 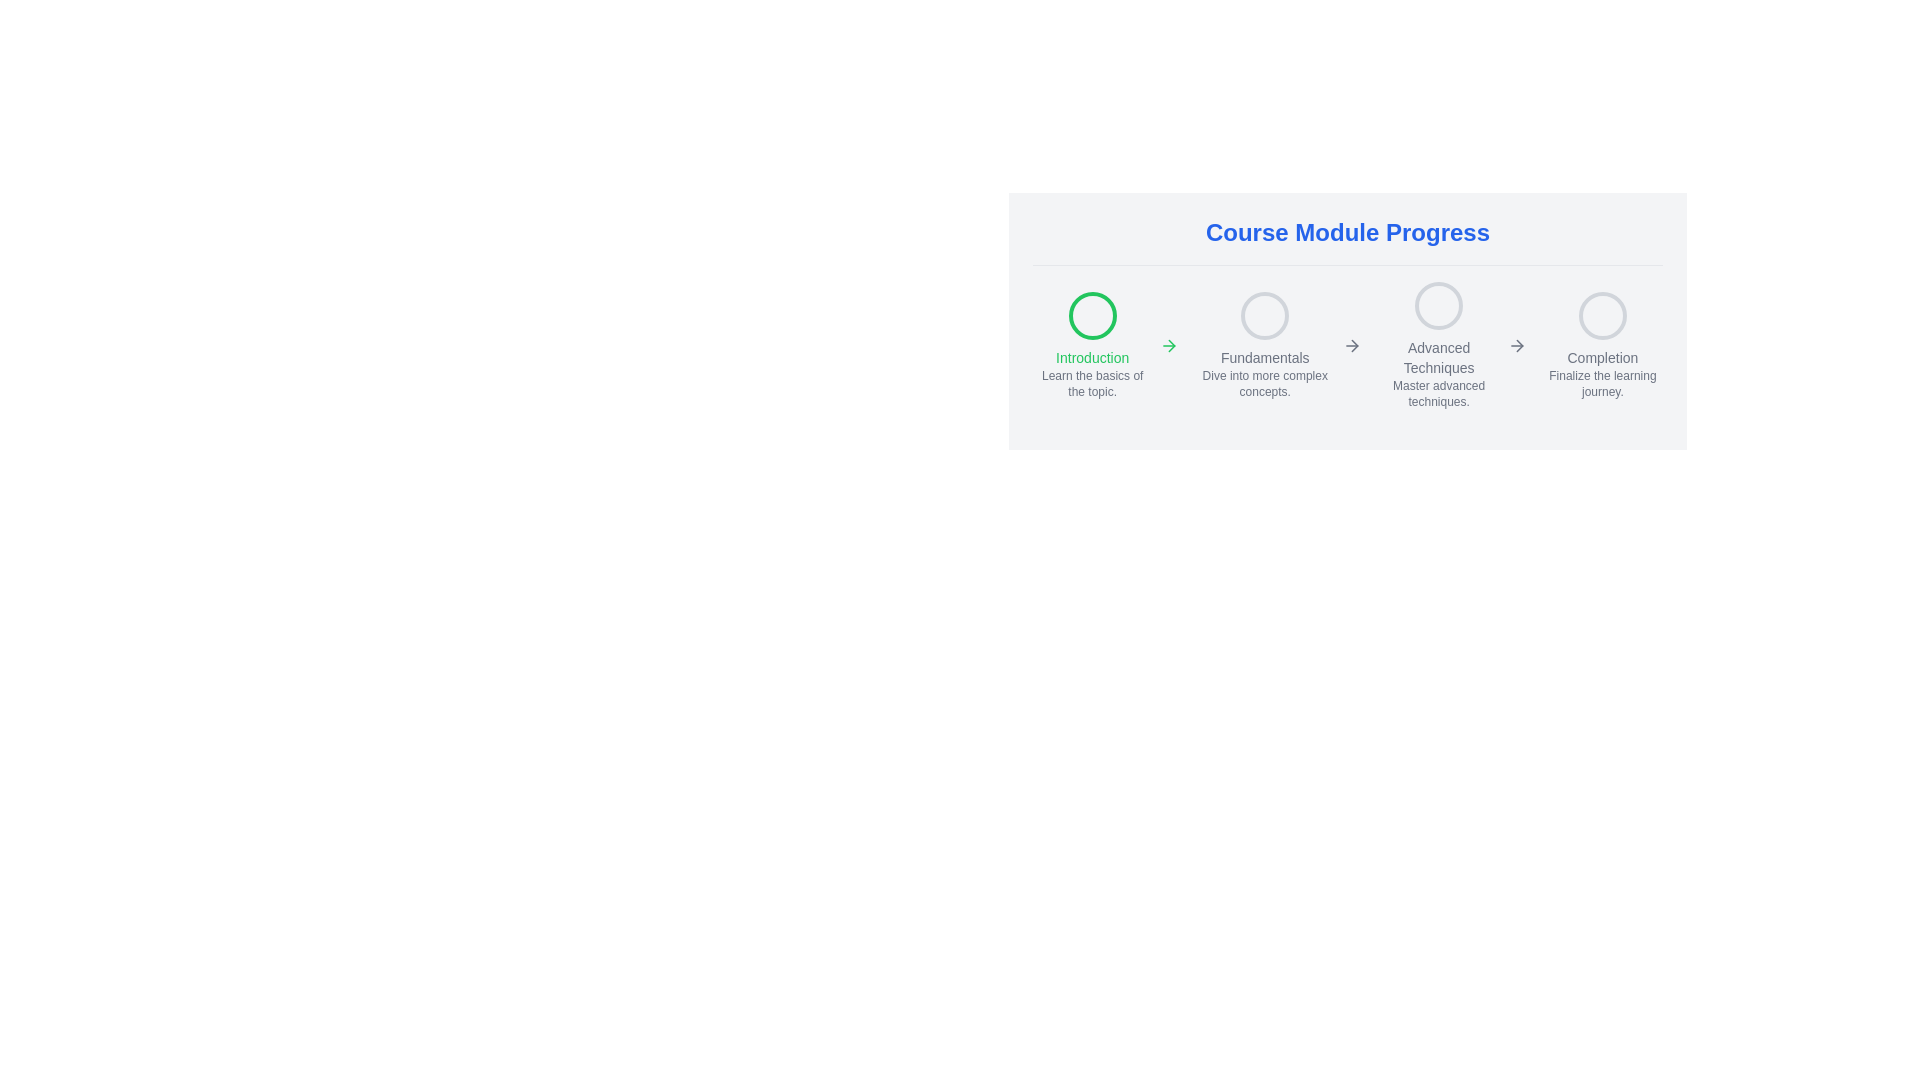 I want to click on the informational module step with the gray circular icon and text lines 'Fundamentals' and 'Dive into more complex concepts.', so click(x=1264, y=345).